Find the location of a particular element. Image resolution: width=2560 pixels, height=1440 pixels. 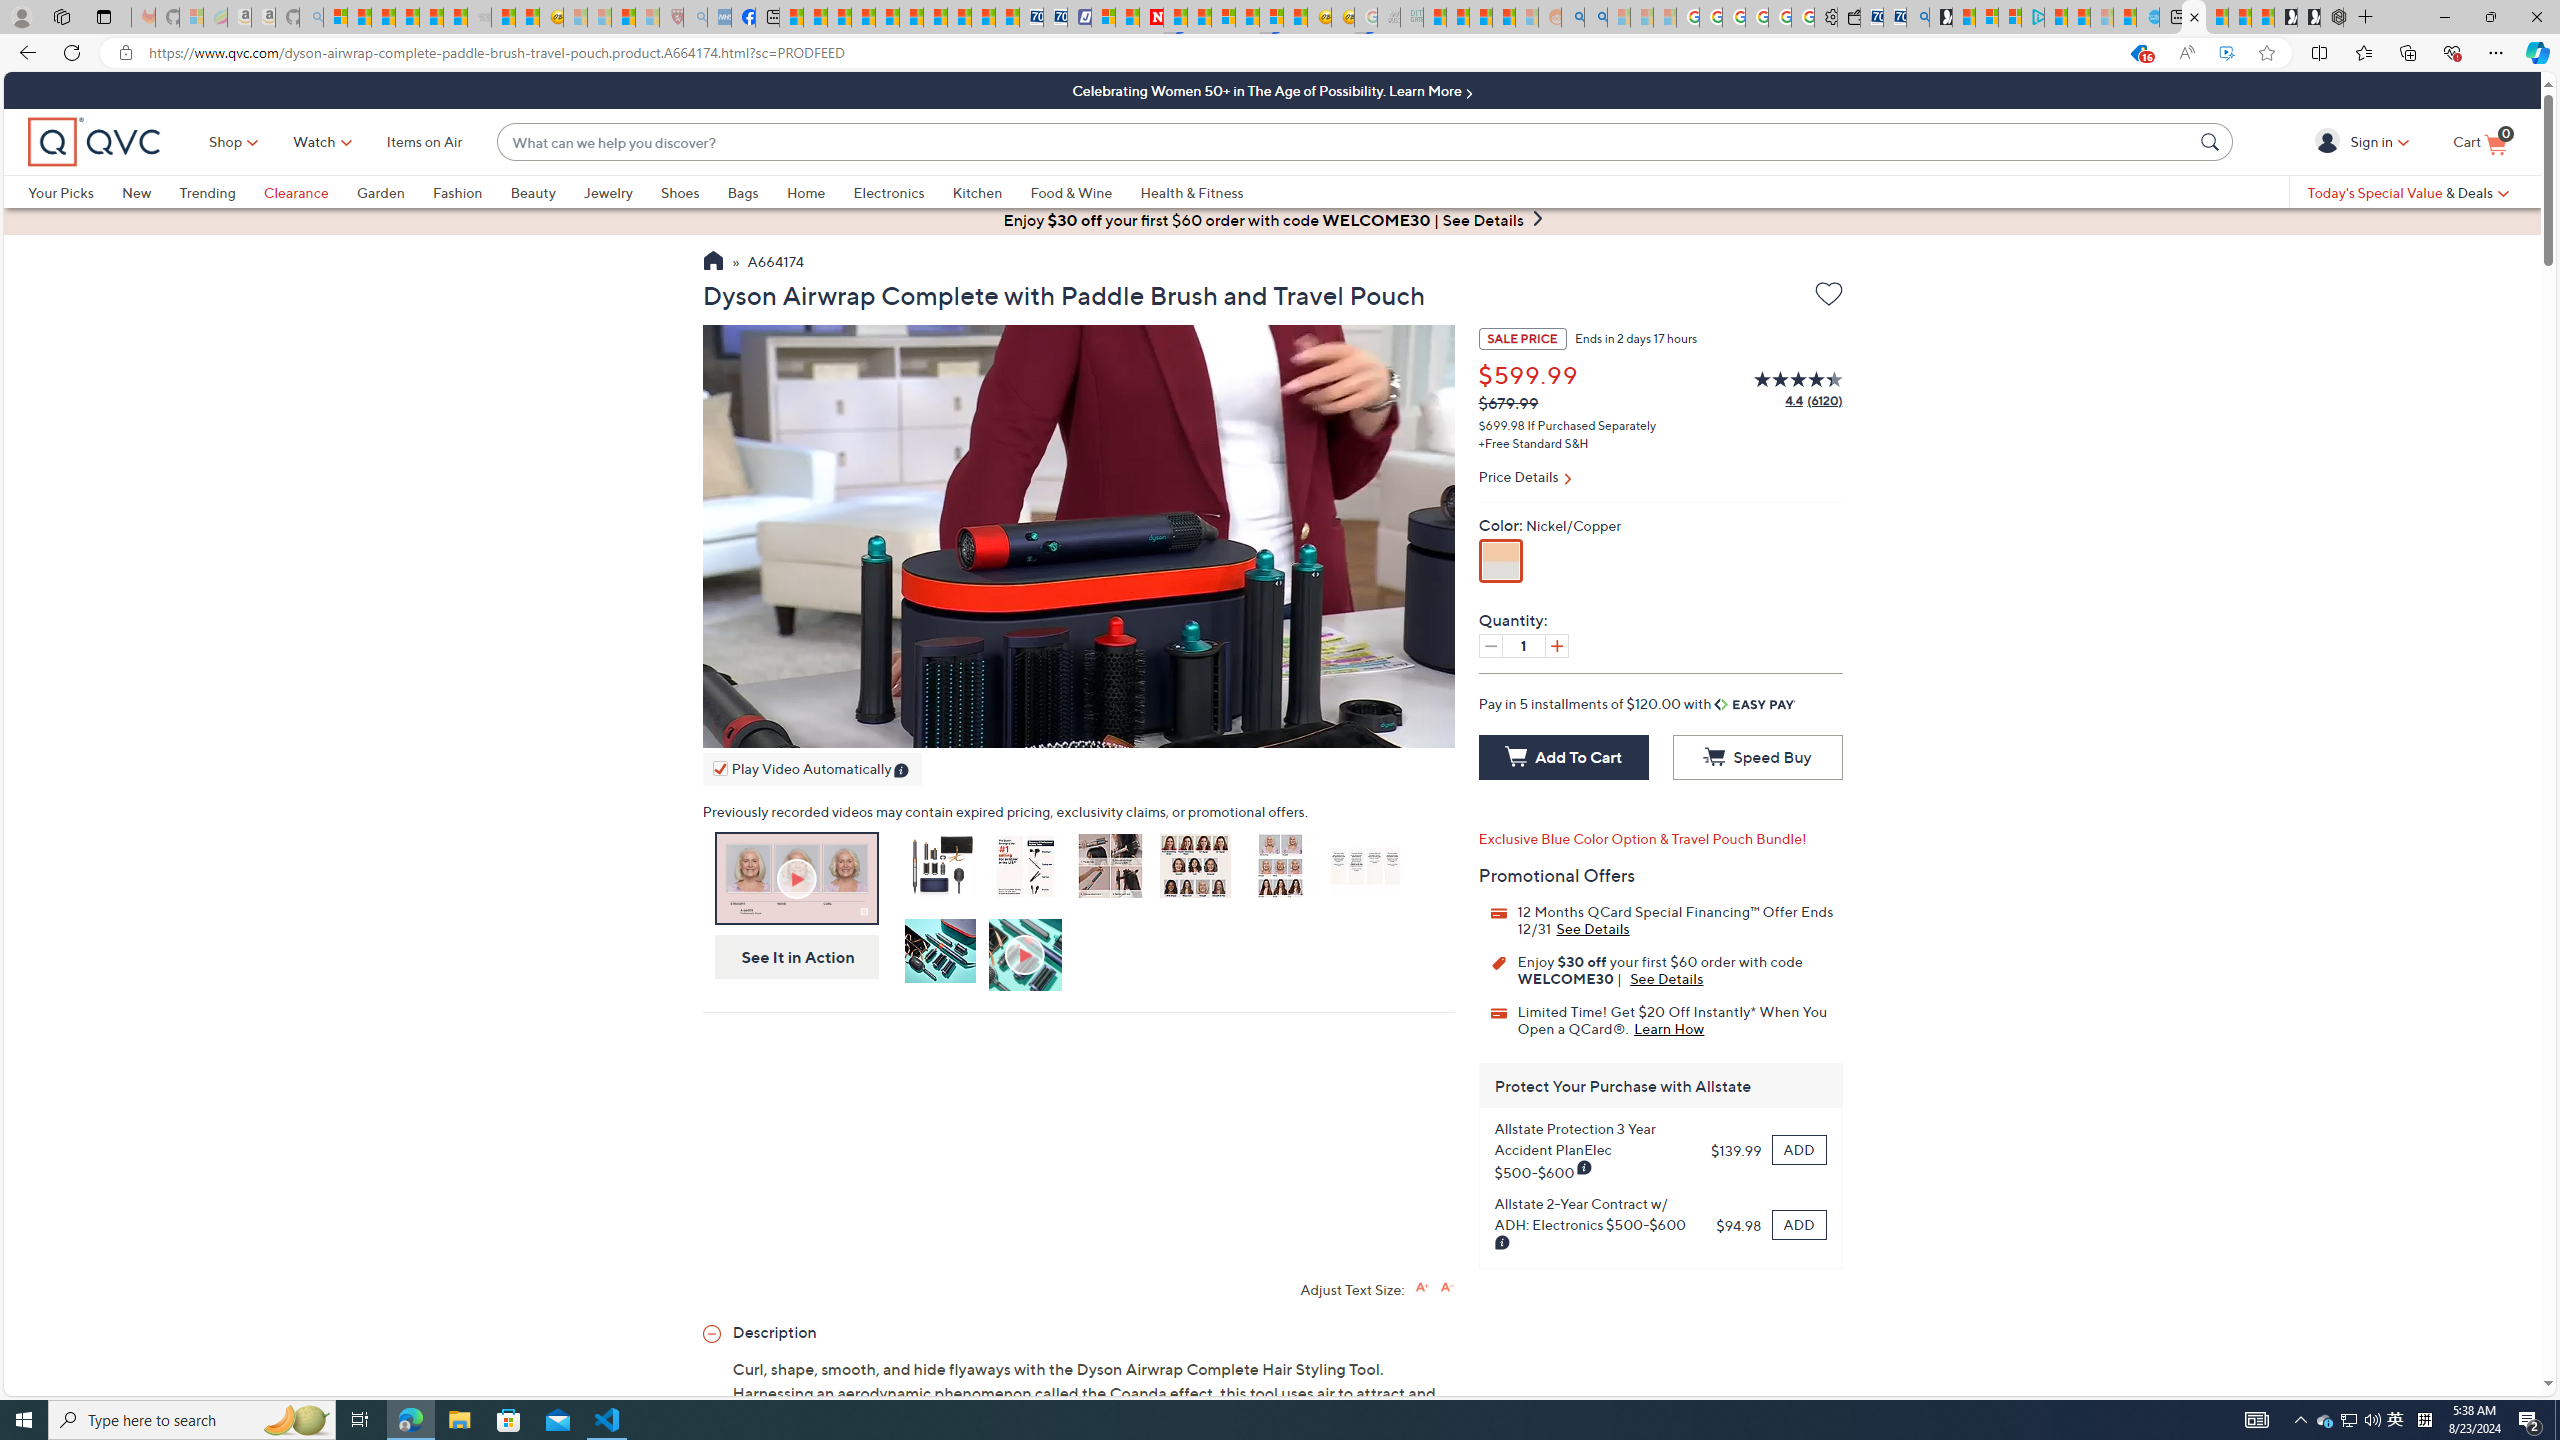

'Full Screen' is located at coordinates (1419, 727).